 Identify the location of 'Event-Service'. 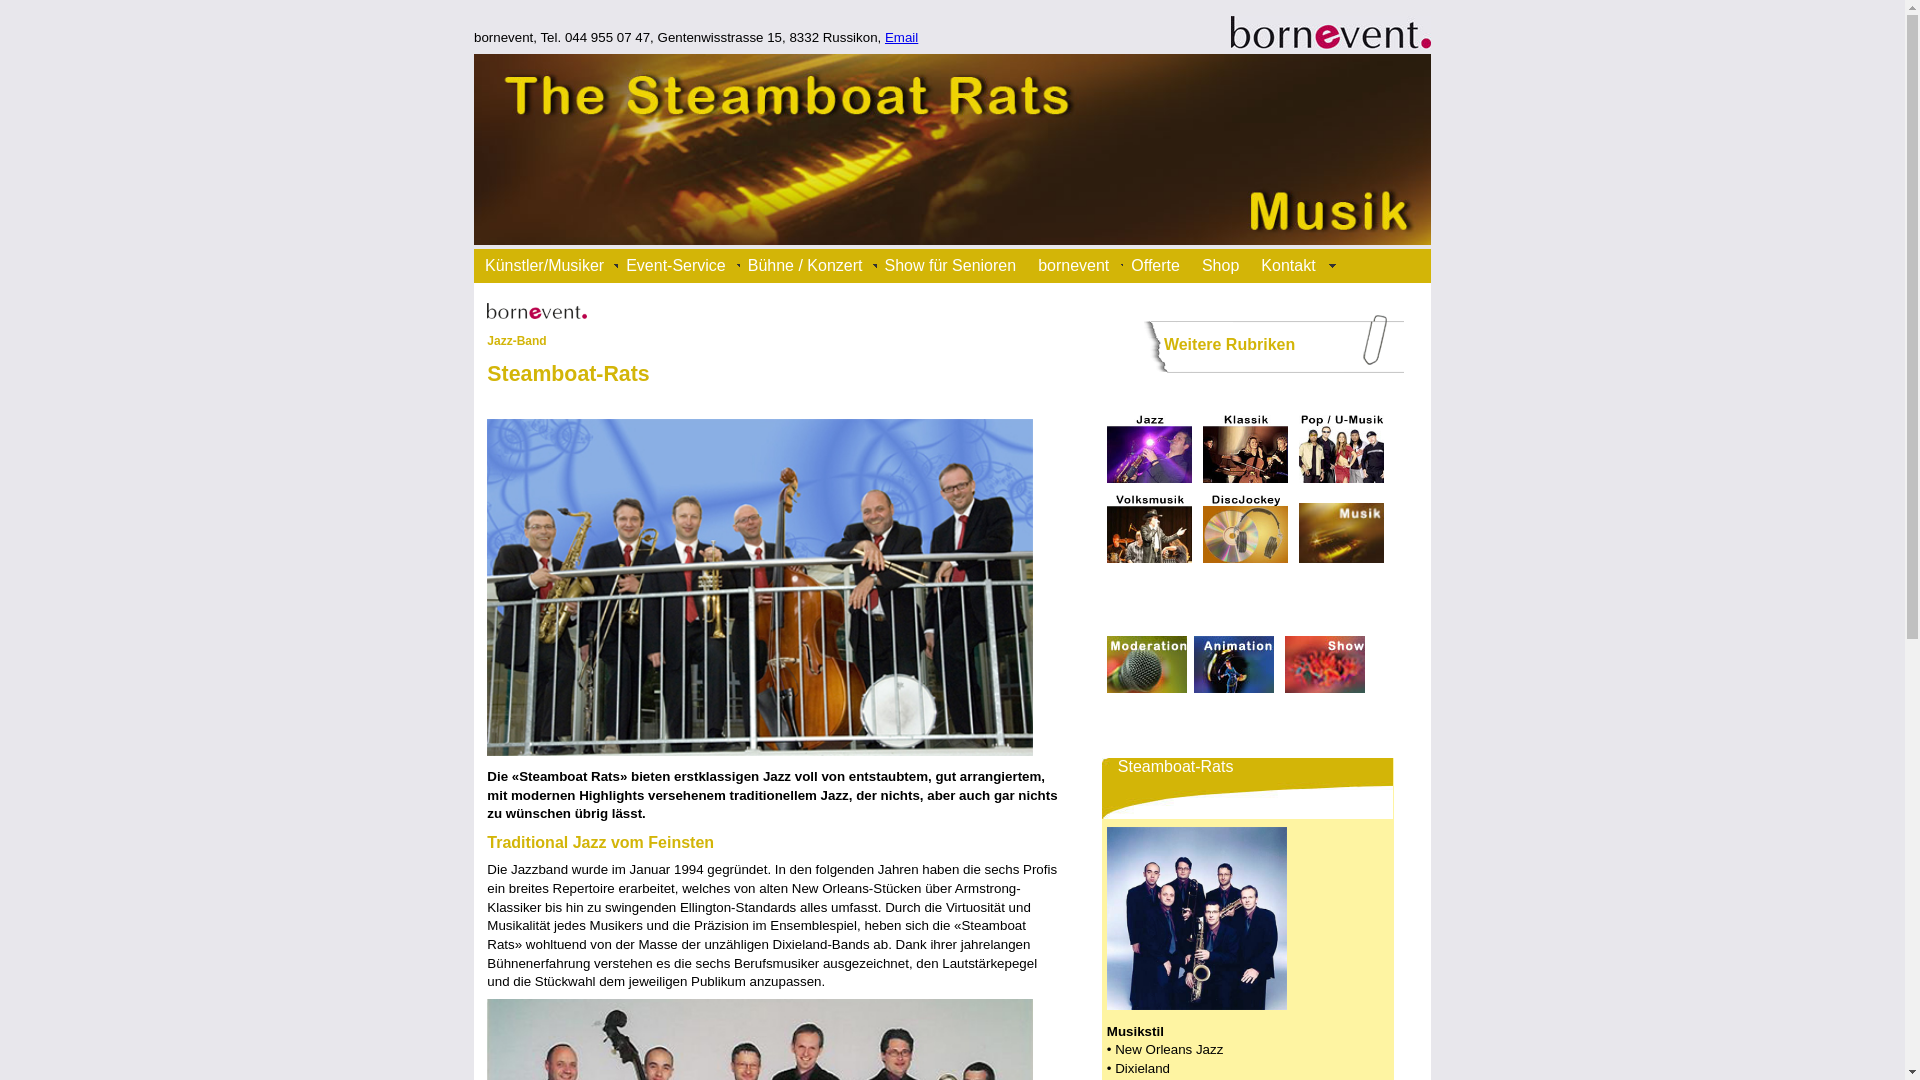
(617, 265).